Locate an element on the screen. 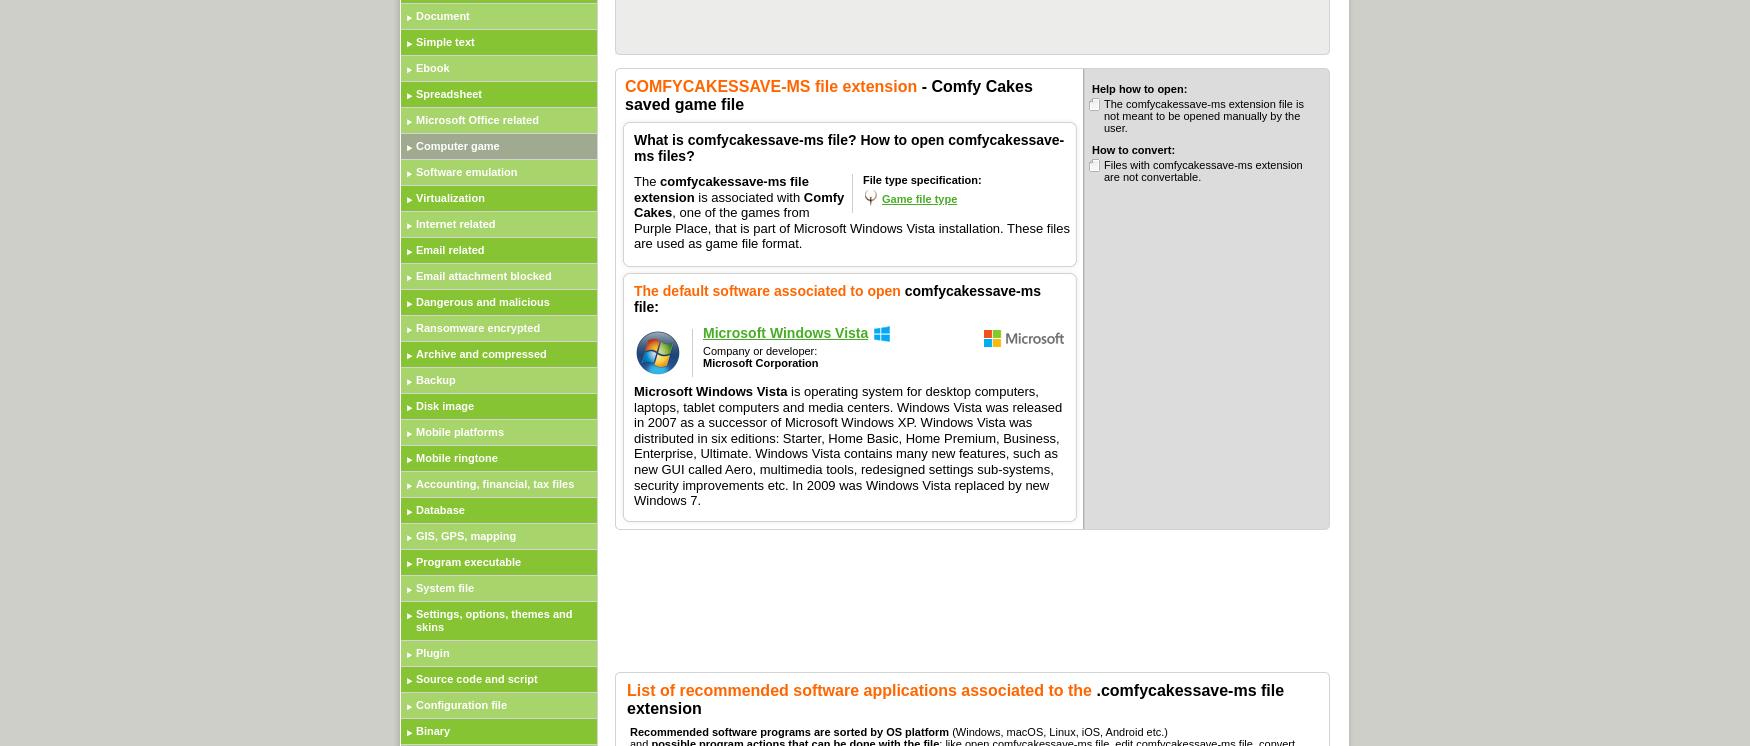  'Microsoft Office related' is located at coordinates (477, 119).